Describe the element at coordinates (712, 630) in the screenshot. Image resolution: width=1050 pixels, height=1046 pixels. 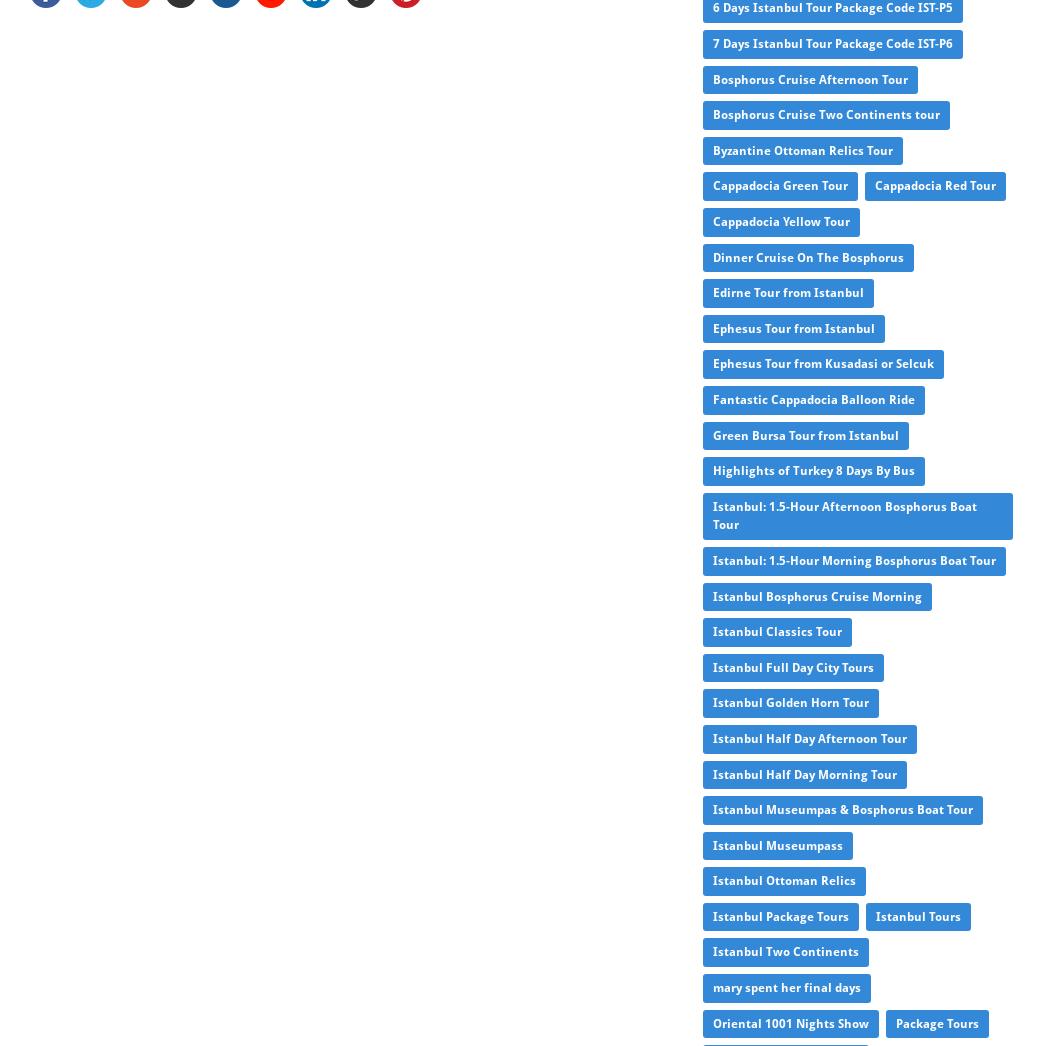
I see `'Istanbul Classics Tour'` at that location.